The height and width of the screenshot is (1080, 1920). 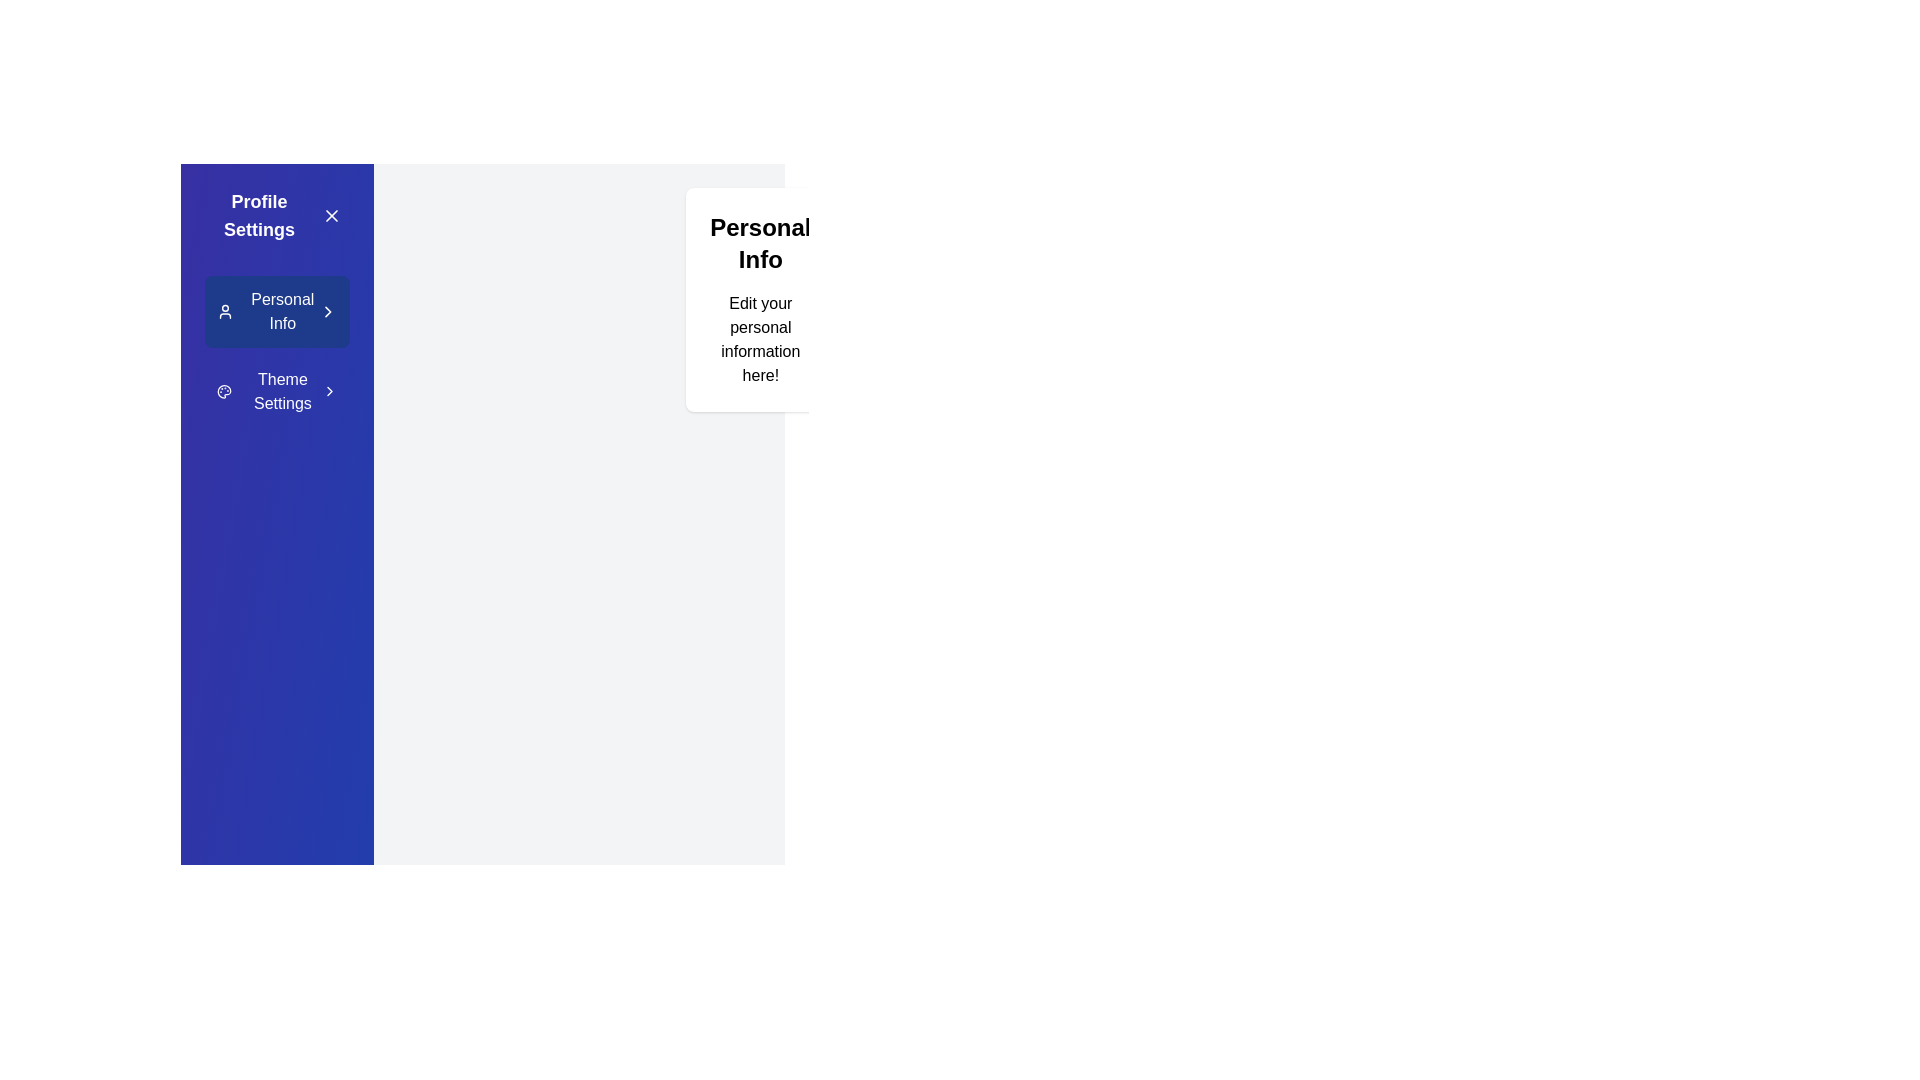 What do you see at coordinates (281, 312) in the screenshot?
I see `the 'Personal Info' navigation button, which is displayed in white font within a blue rounded rectangle on the left sidebar menu` at bounding box center [281, 312].